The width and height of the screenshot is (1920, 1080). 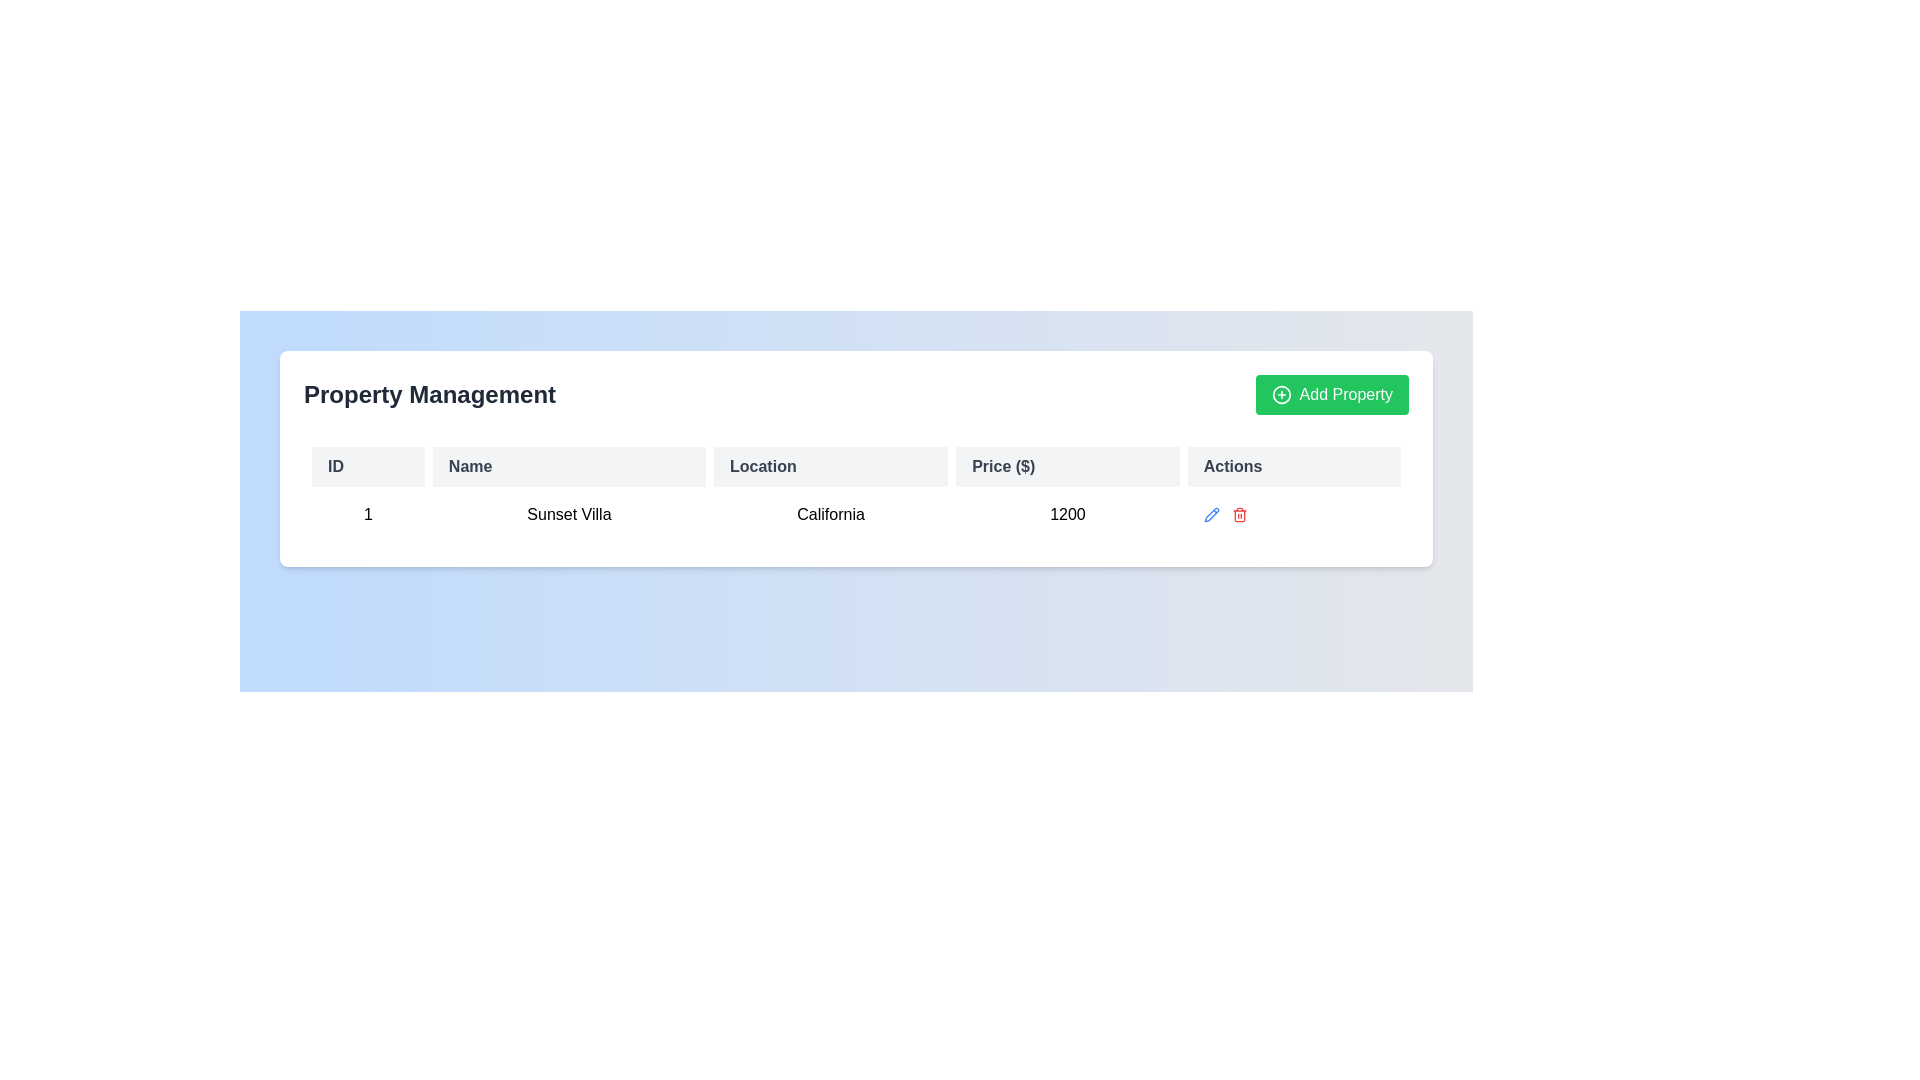 I want to click on the circular icon of the plus sign within the 'Add Property' button located at the top right corner of the 'Property Management' panel, so click(x=1281, y=394).